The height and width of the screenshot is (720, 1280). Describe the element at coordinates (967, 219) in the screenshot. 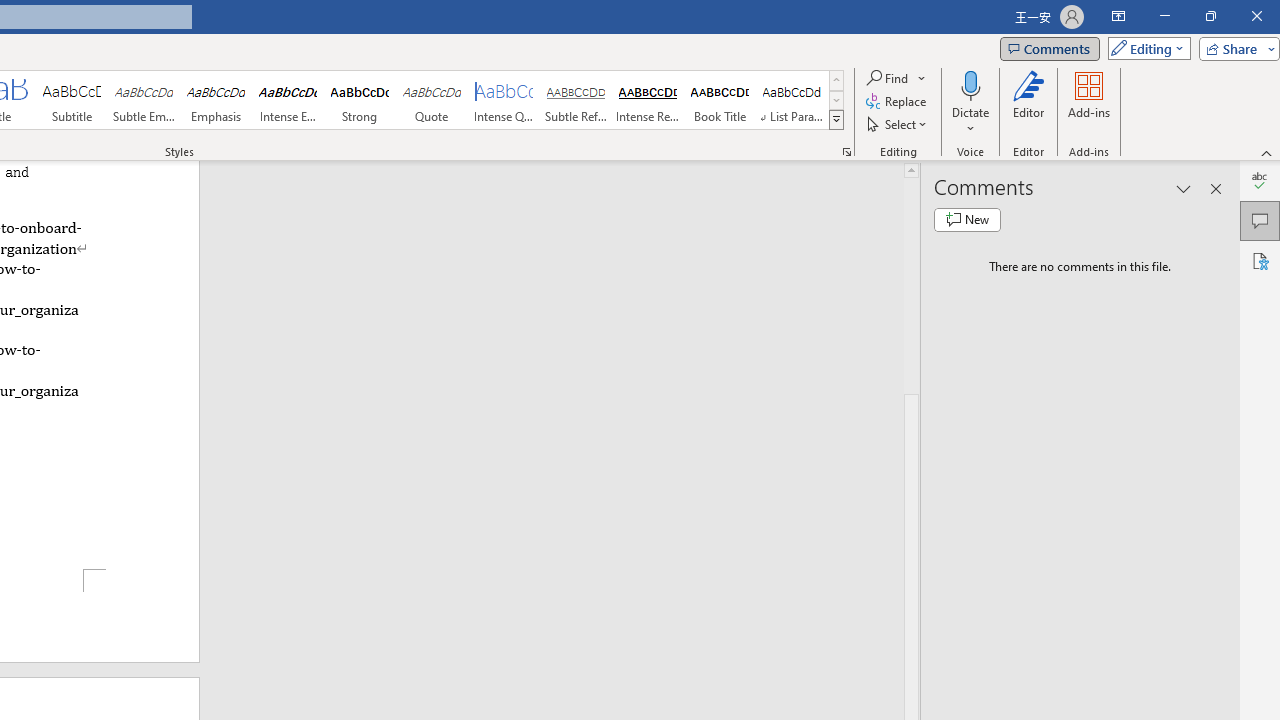

I see `'New comment'` at that location.